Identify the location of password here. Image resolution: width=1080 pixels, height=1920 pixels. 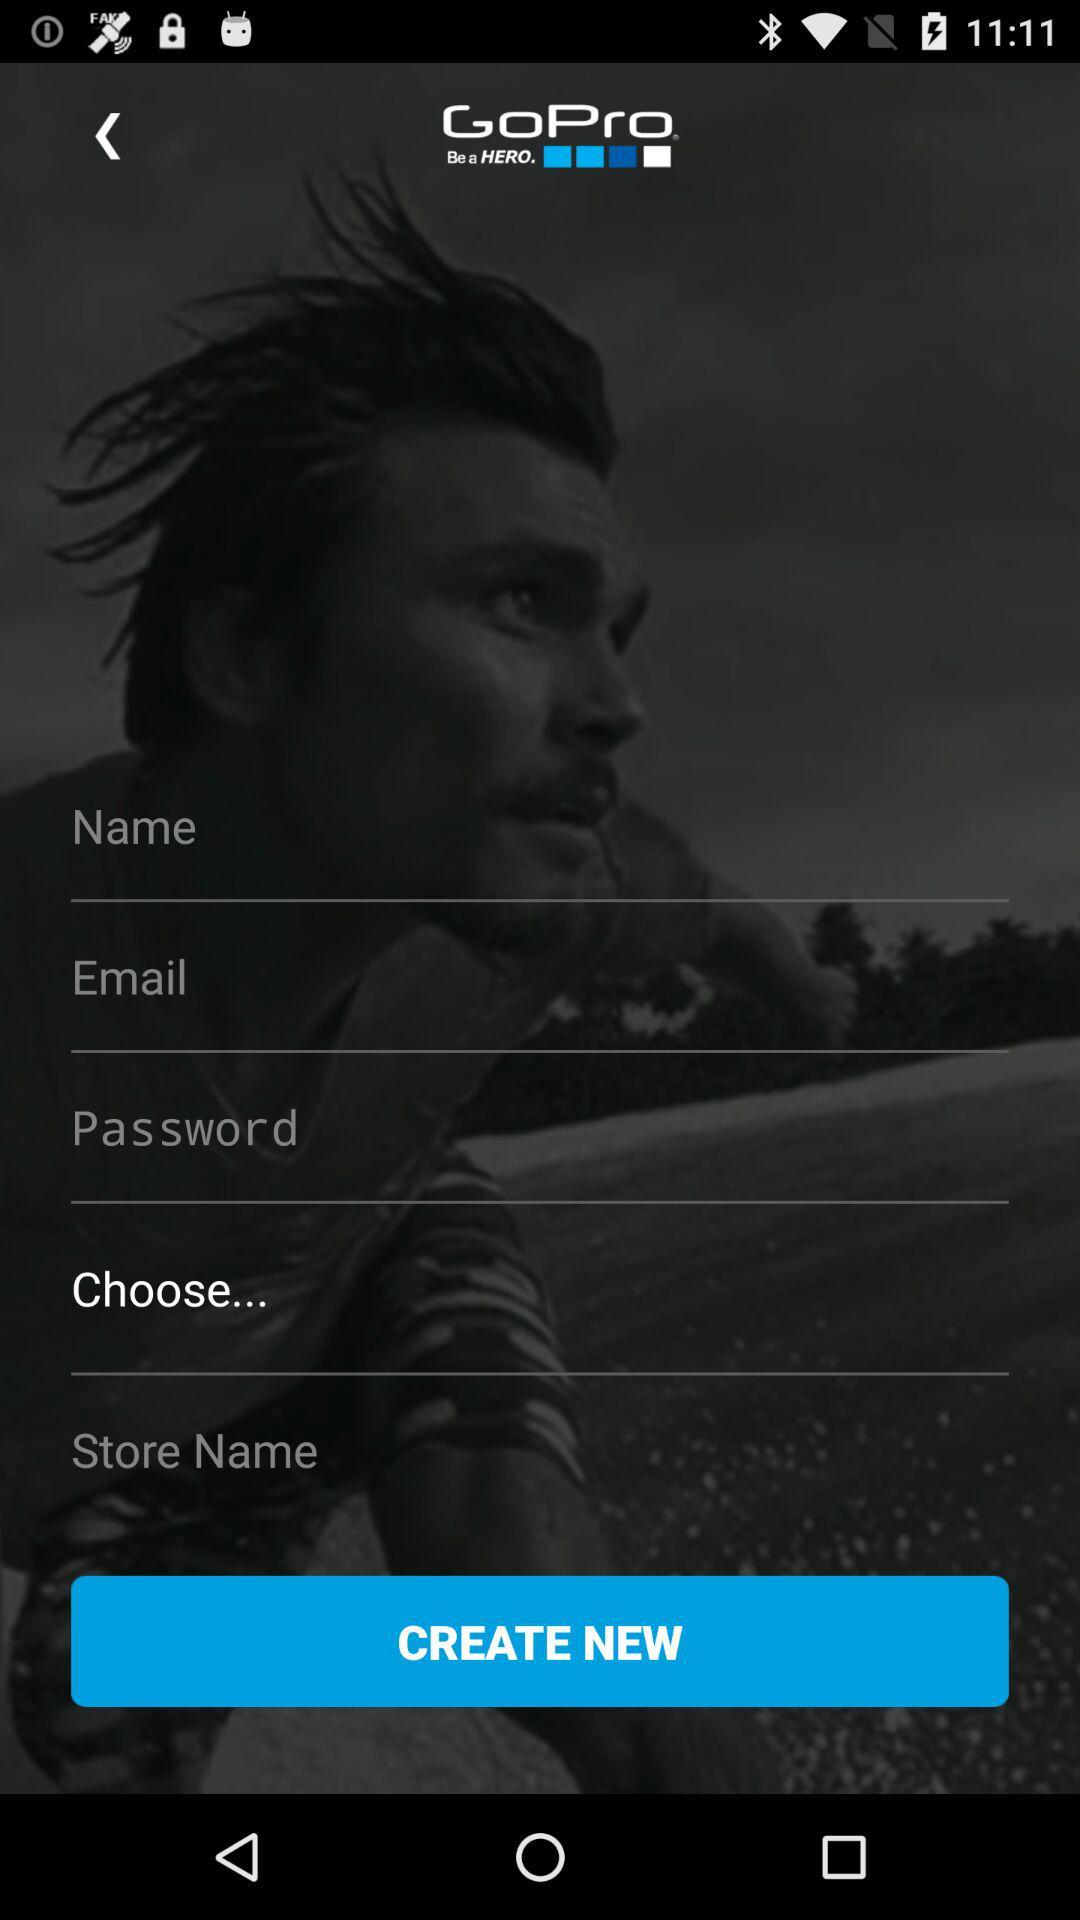
(540, 1126).